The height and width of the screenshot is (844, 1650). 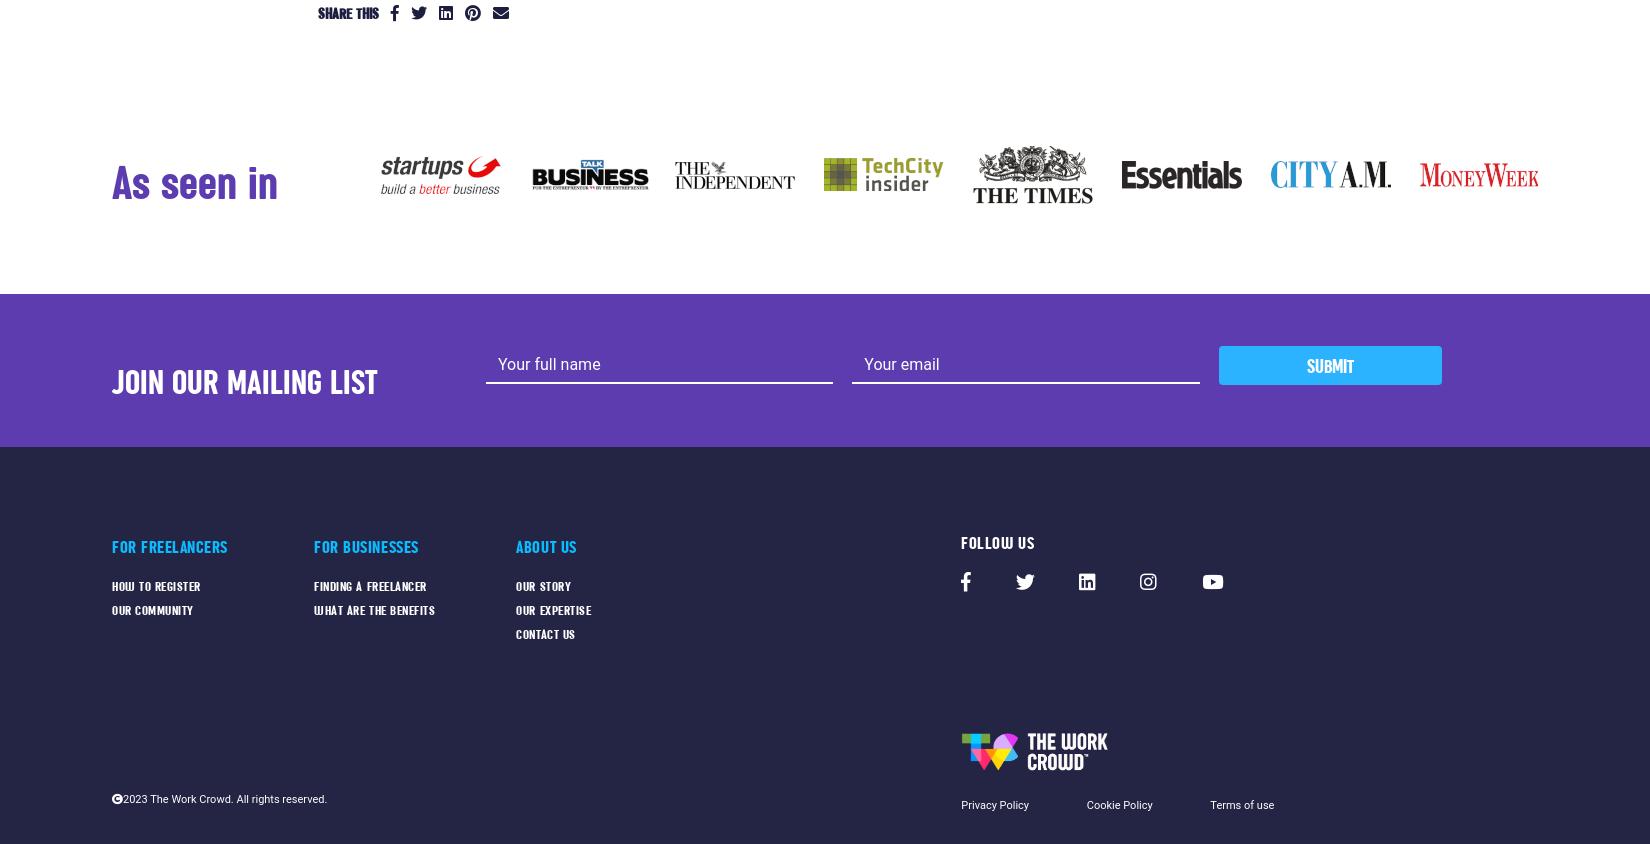 I want to click on 'OUR COMMUNITY', so click(x=152, y=609).